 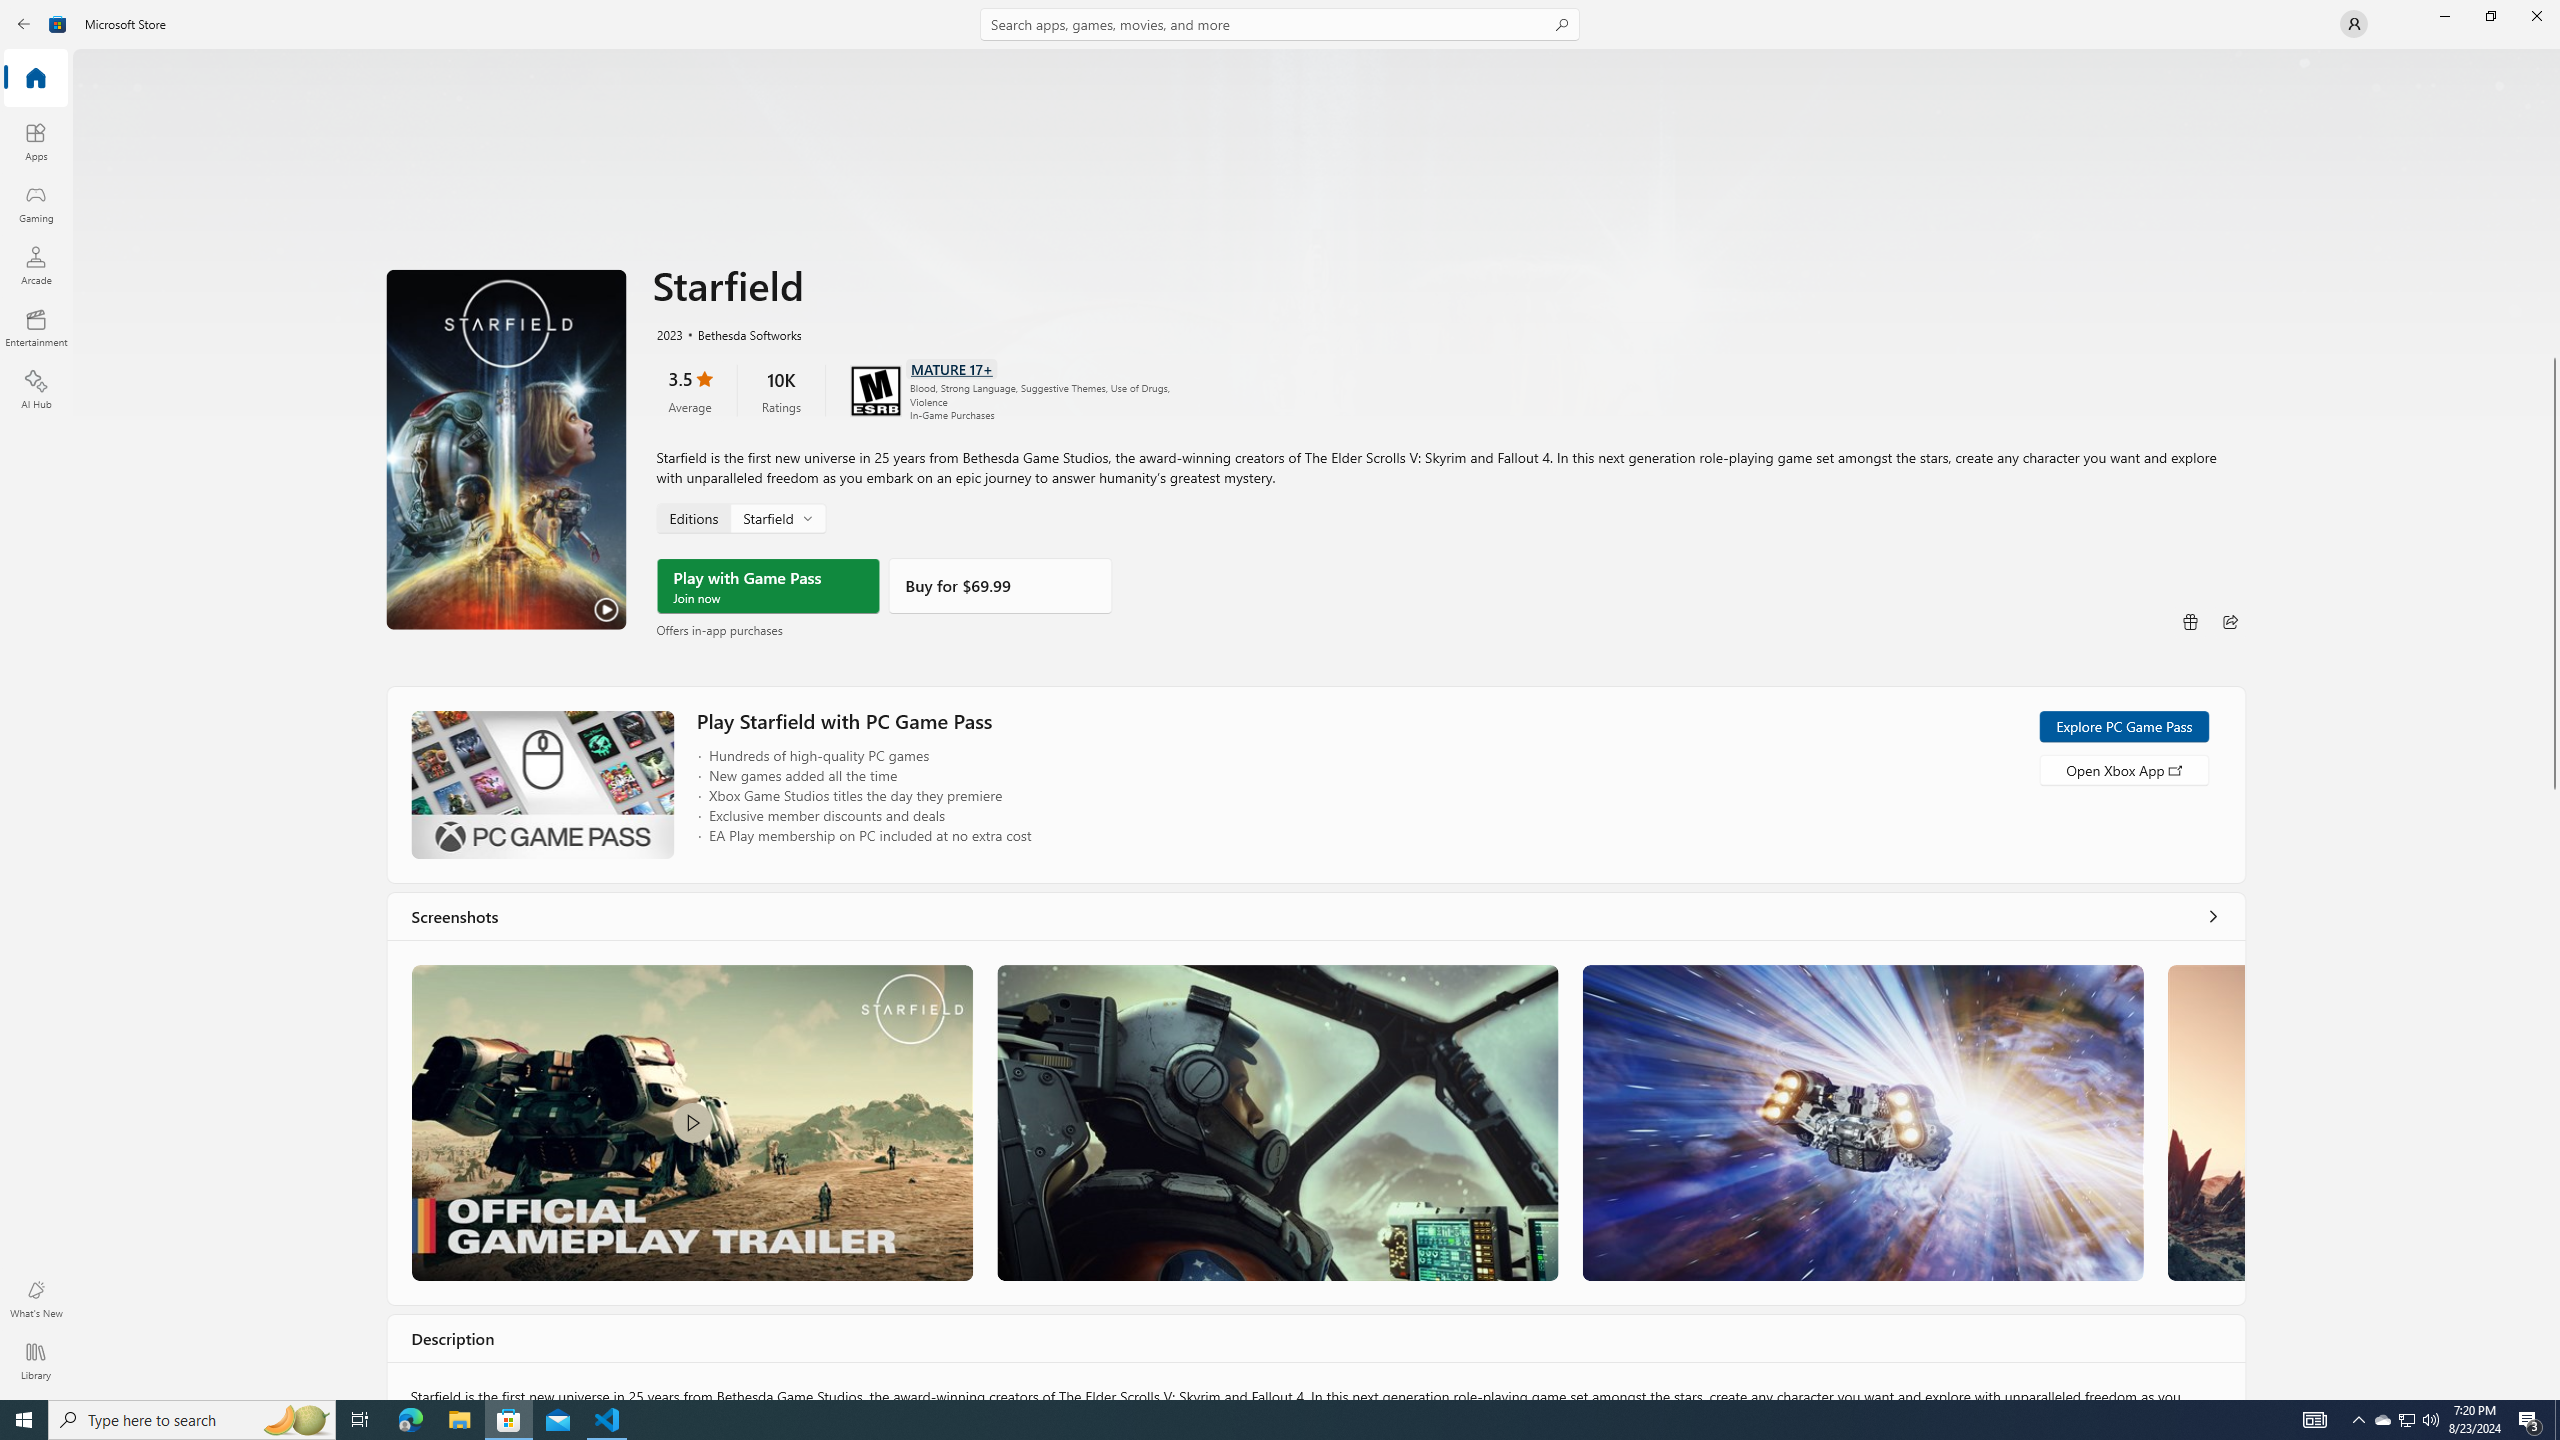 What do you see at coordinates (24, 22) in the screenshot?
I see `'Back'` at bounding box center [24, 22].